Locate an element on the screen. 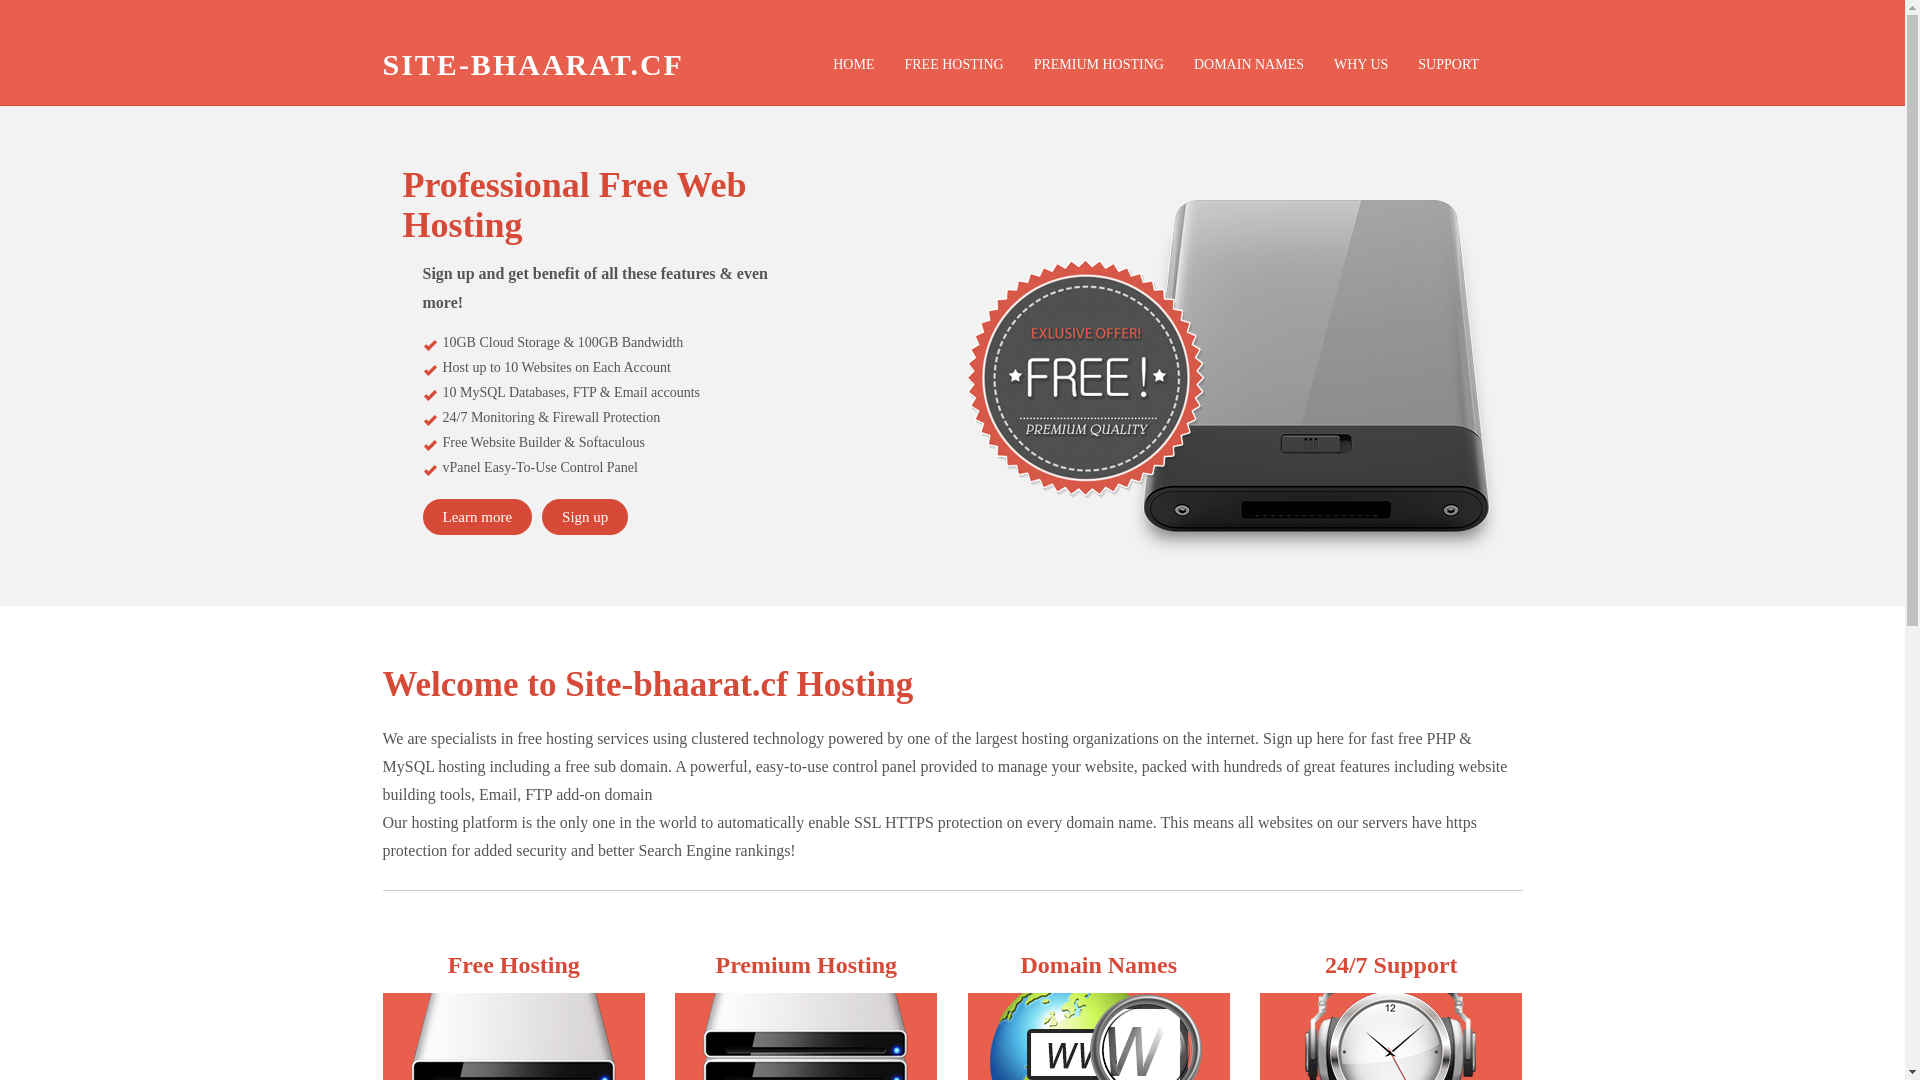 Image resolution: width=1920 pixels, height=1080 pixels. 'SITE-BHAARAT.CF' is located at coordinates (533, 64).